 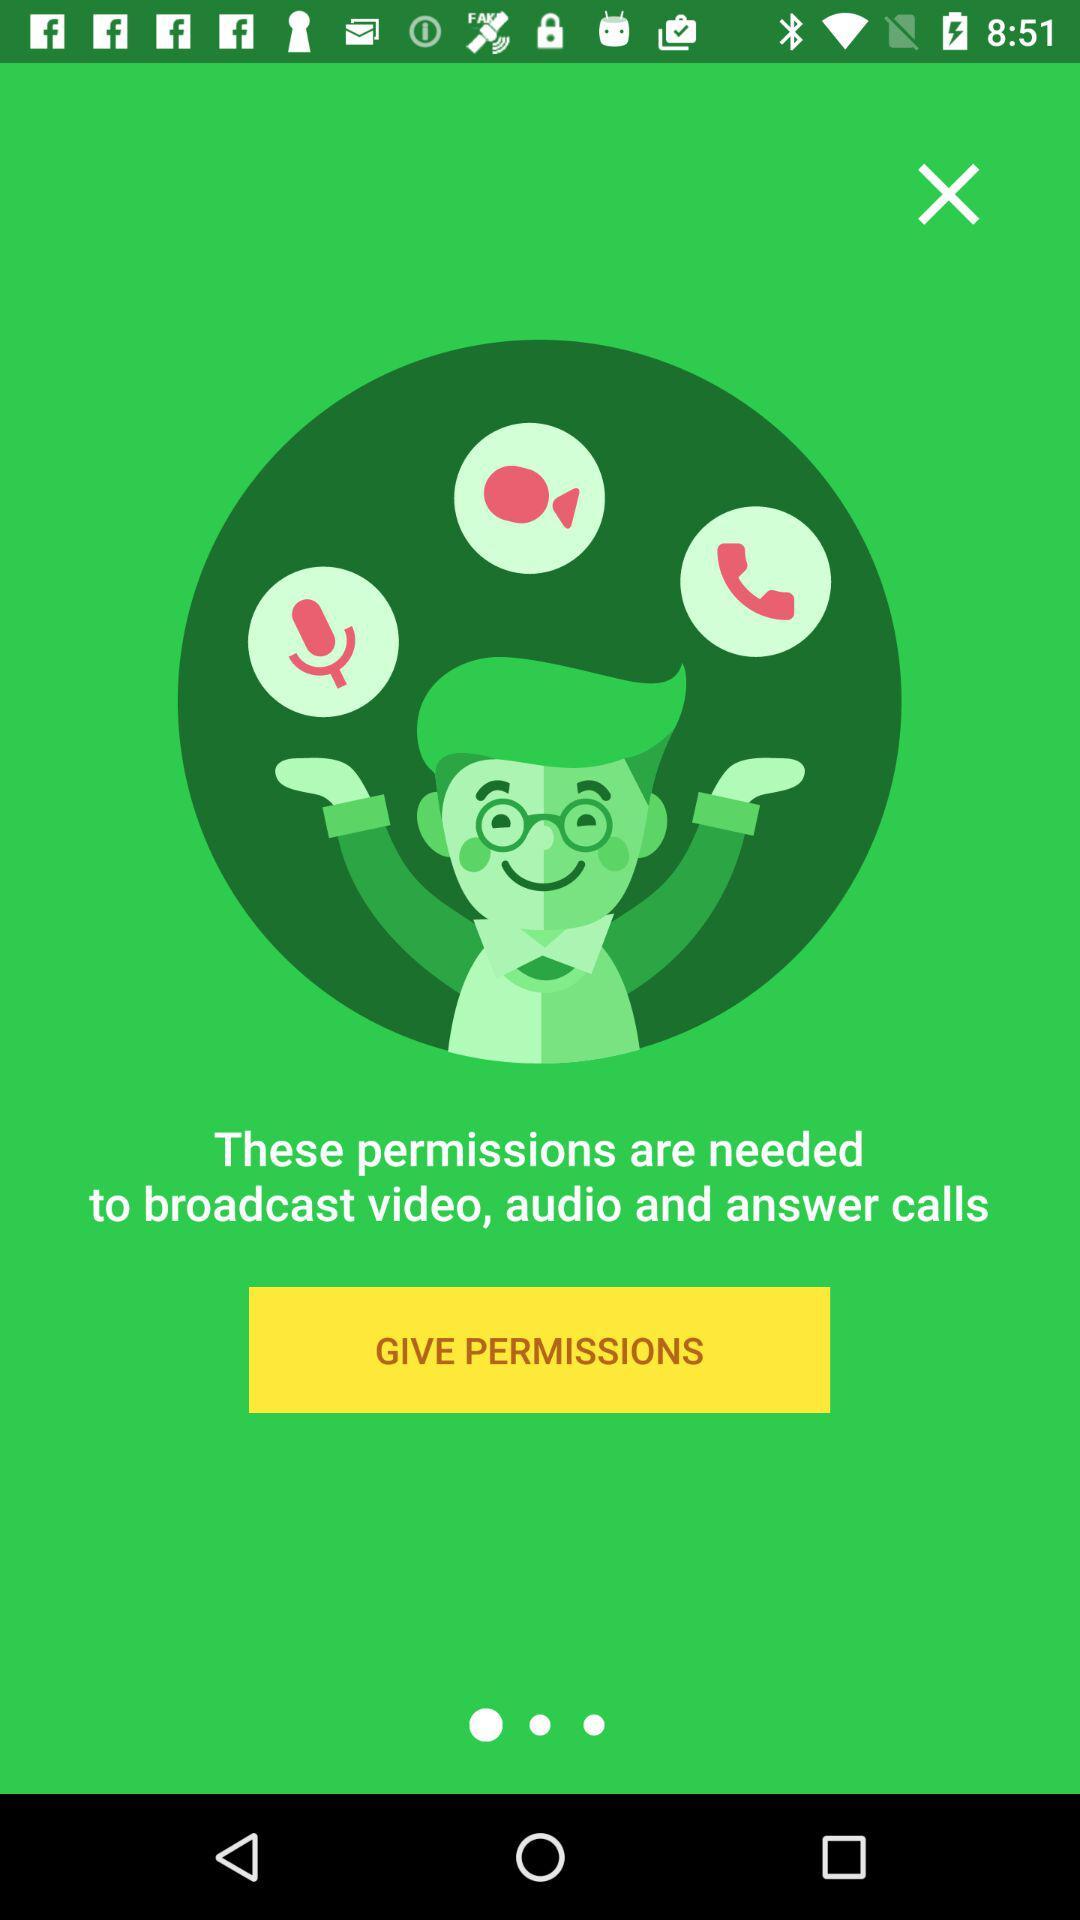 What do you see at coordinates (538, 1349) in the screenshot?
I see `the give permissions icon` at bounding box center [538, 1349].